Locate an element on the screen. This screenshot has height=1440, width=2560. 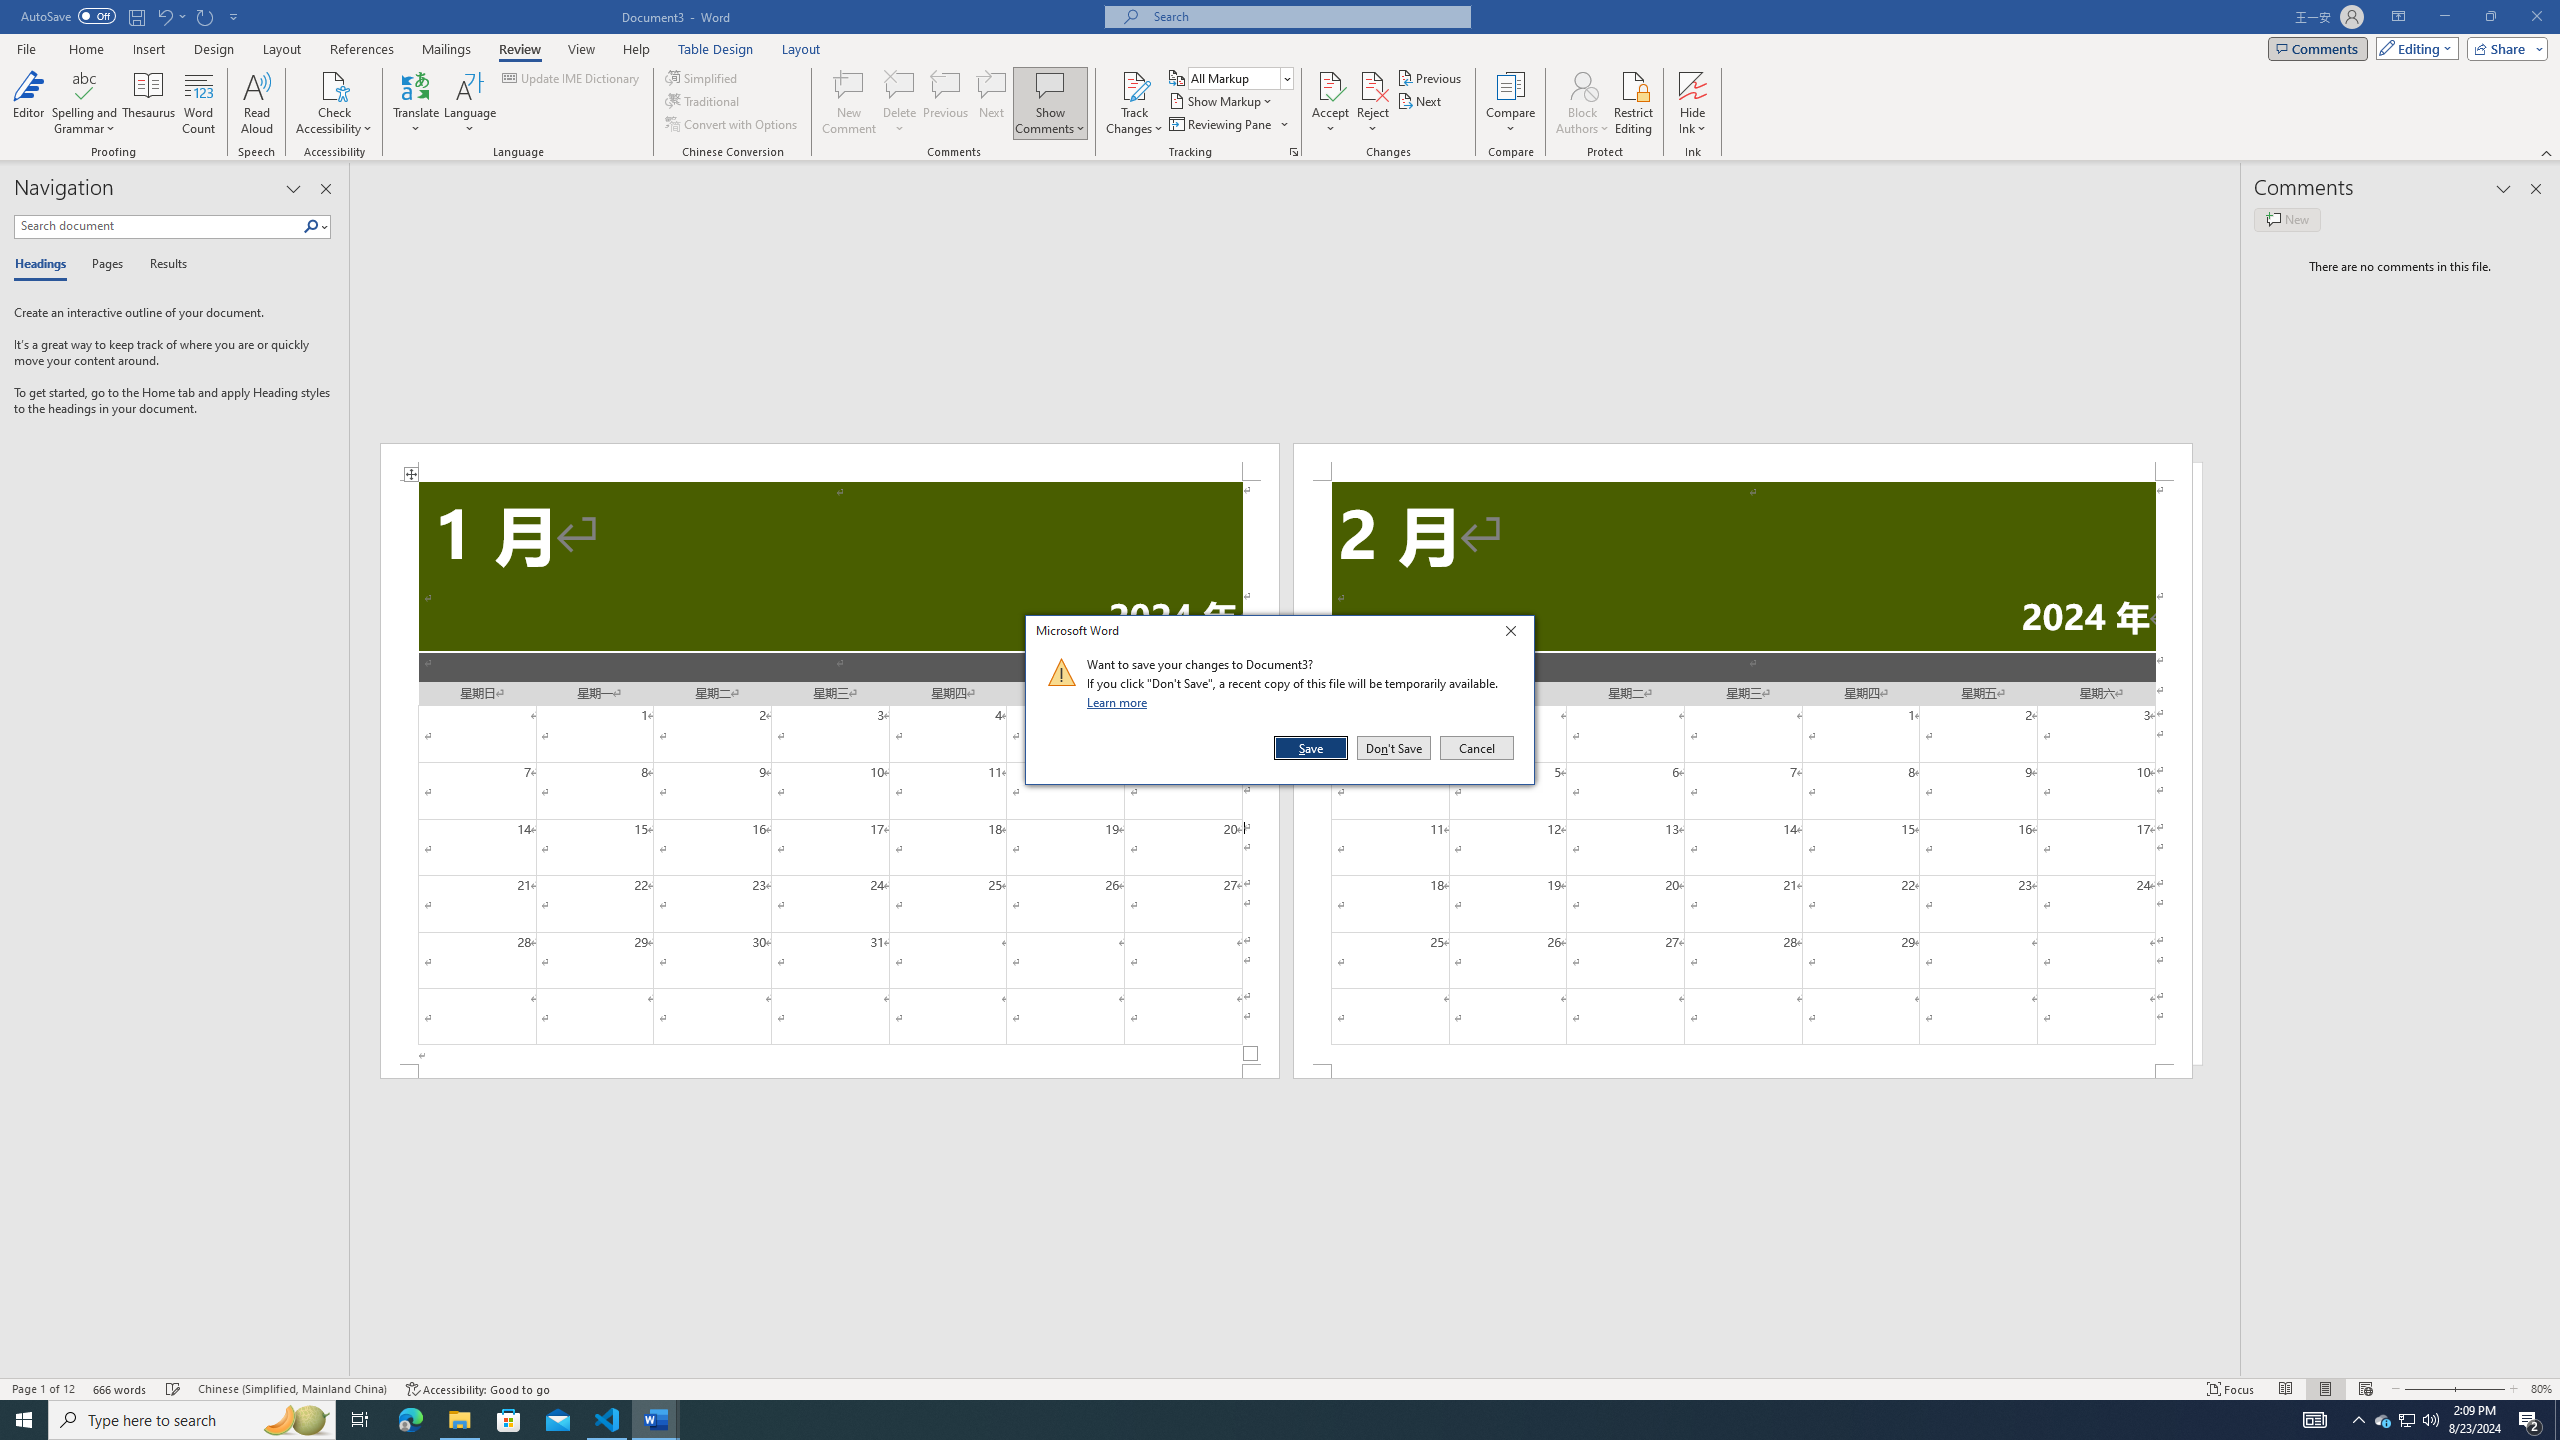
'Footer -Section 2-' is located at coordinates (1742, 1071).